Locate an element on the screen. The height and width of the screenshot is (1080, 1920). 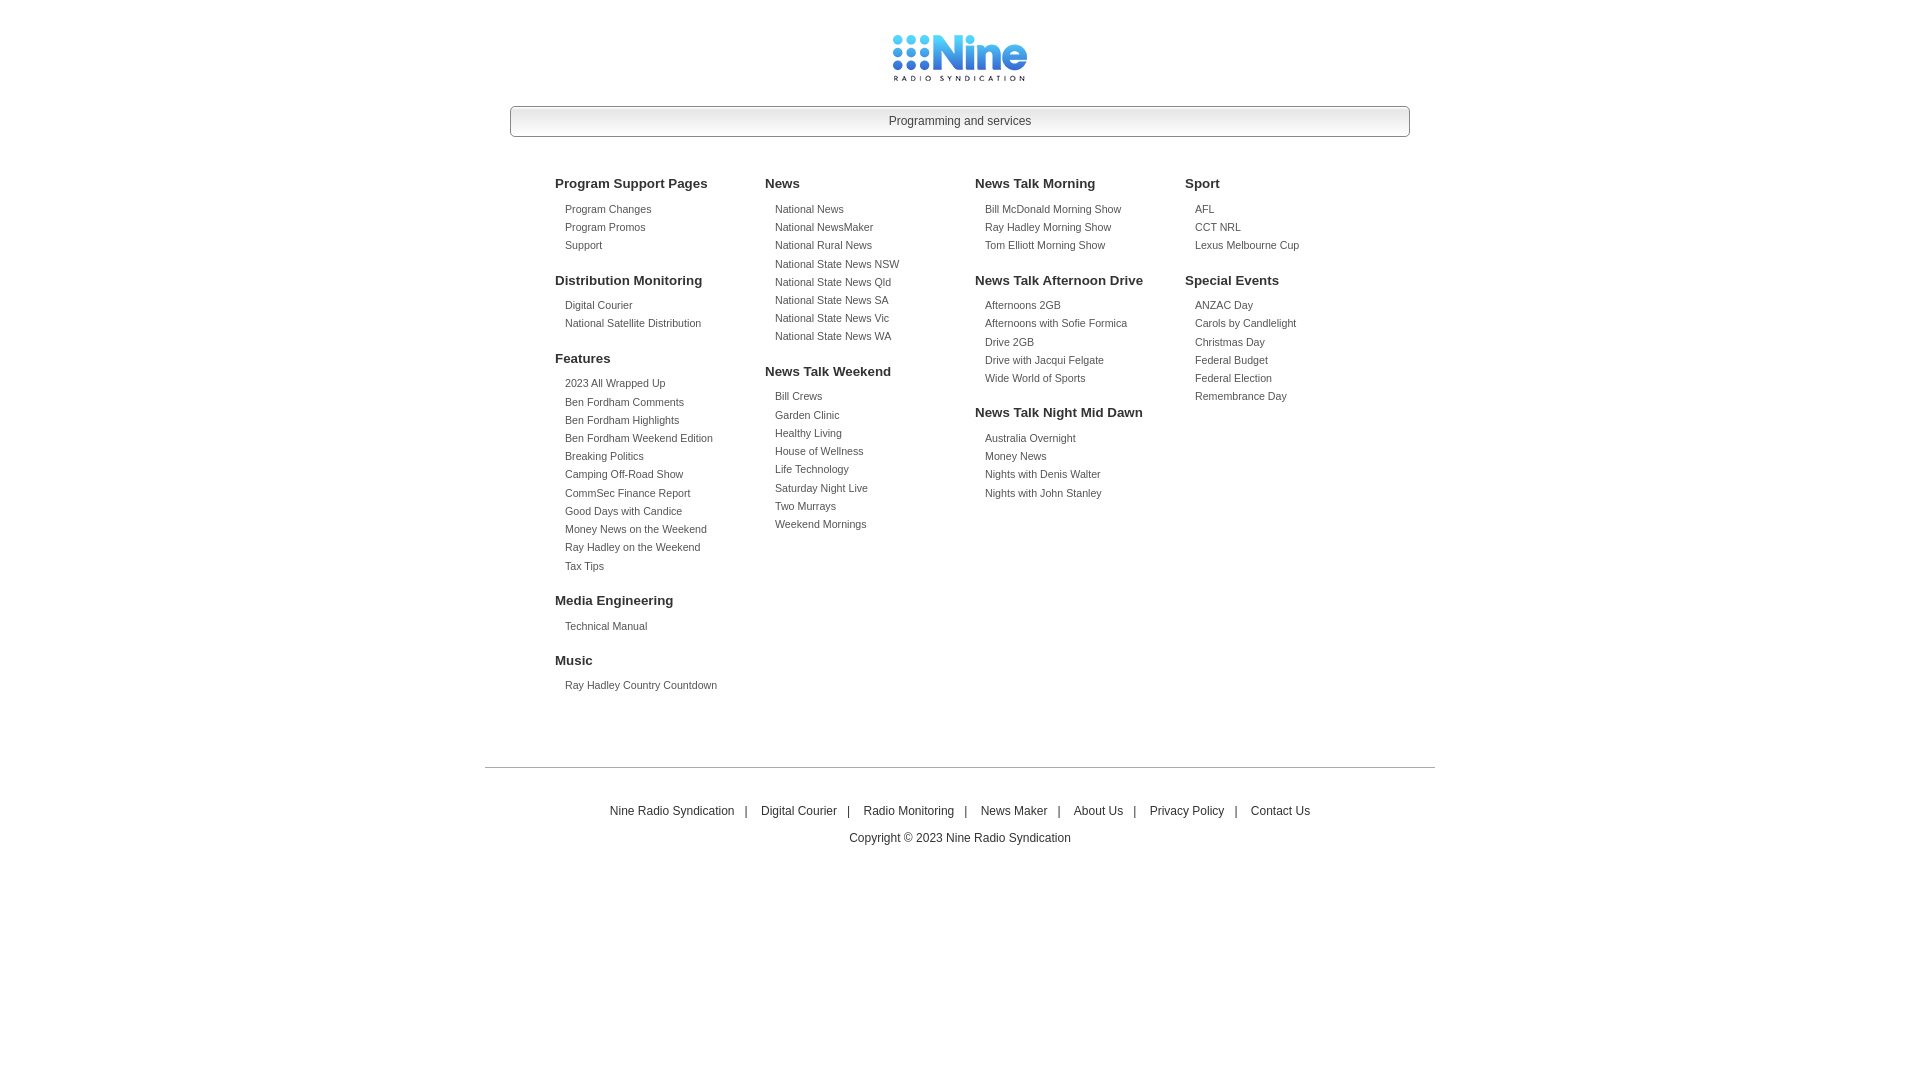
'Weekend Mornings' is located at coordinates (820, 523).